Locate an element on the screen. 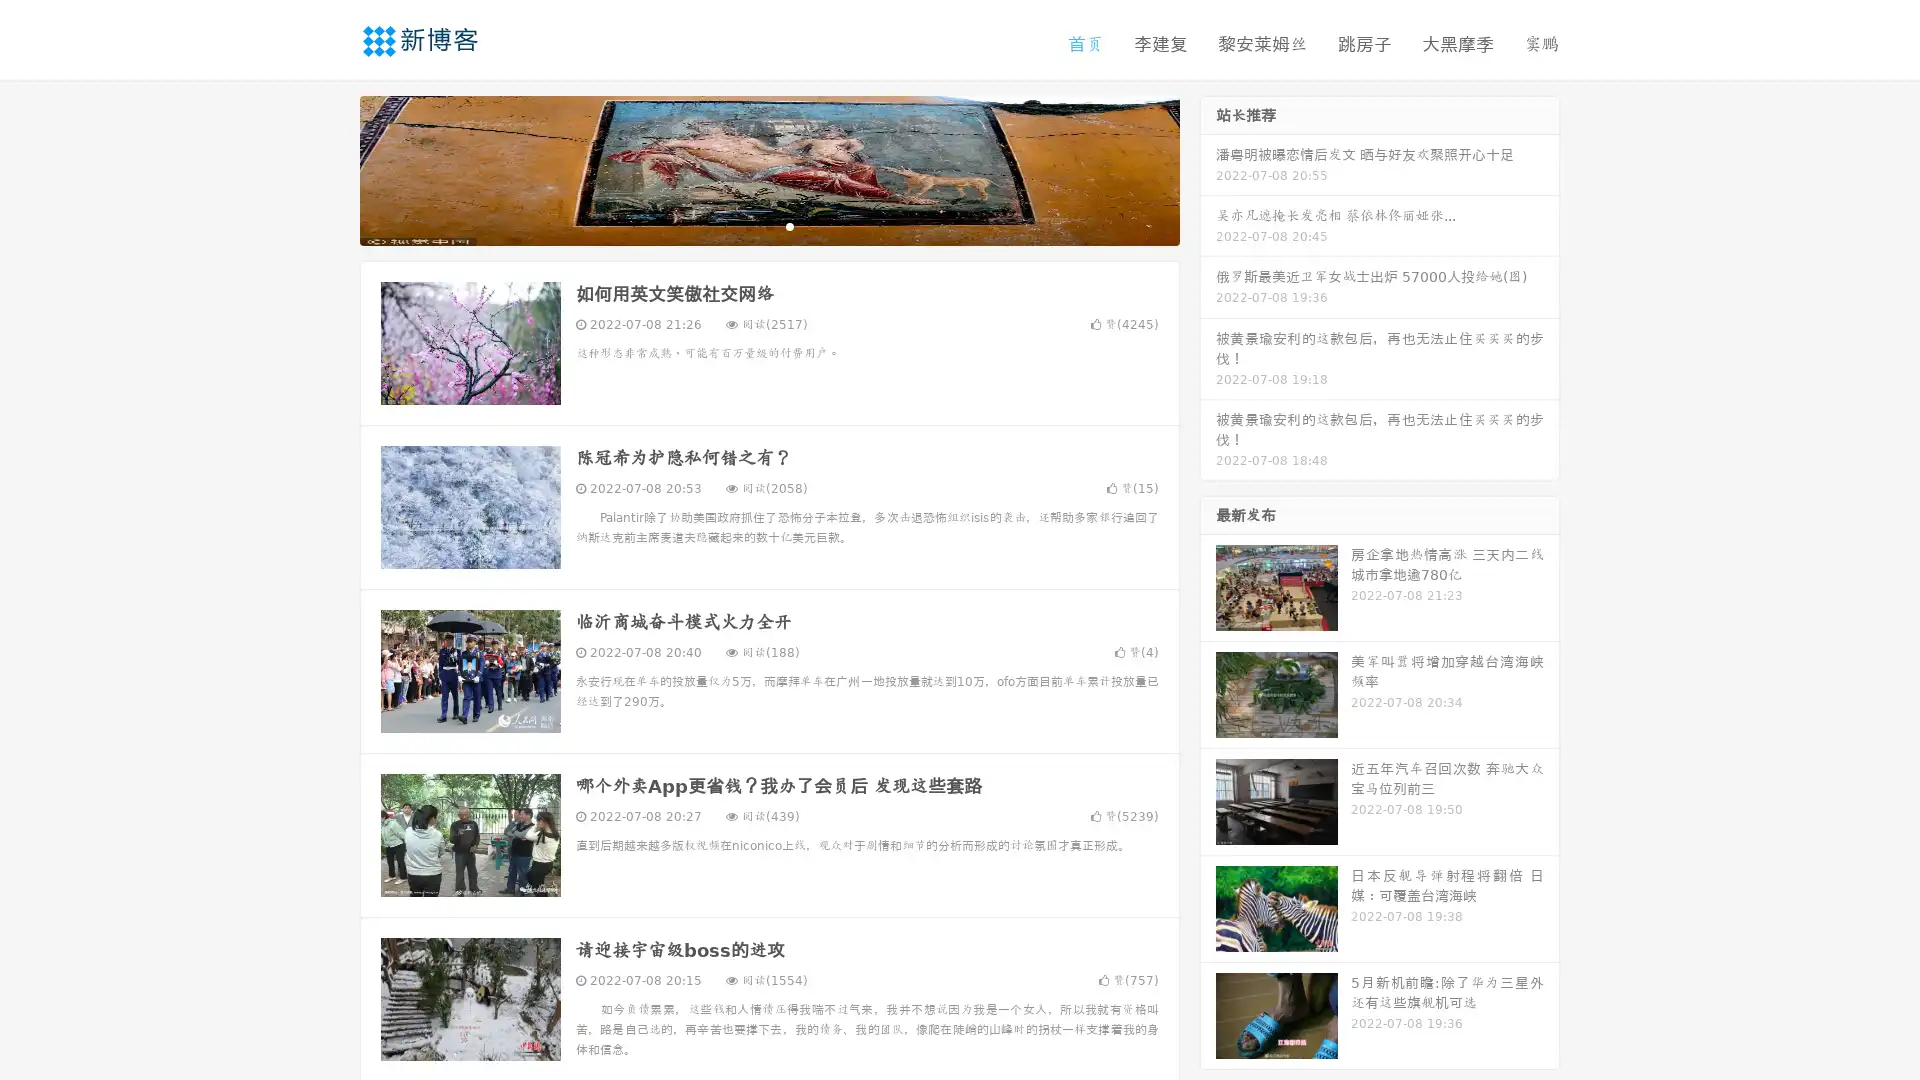  Go to slide 3 is located at coordinates (789, 225).